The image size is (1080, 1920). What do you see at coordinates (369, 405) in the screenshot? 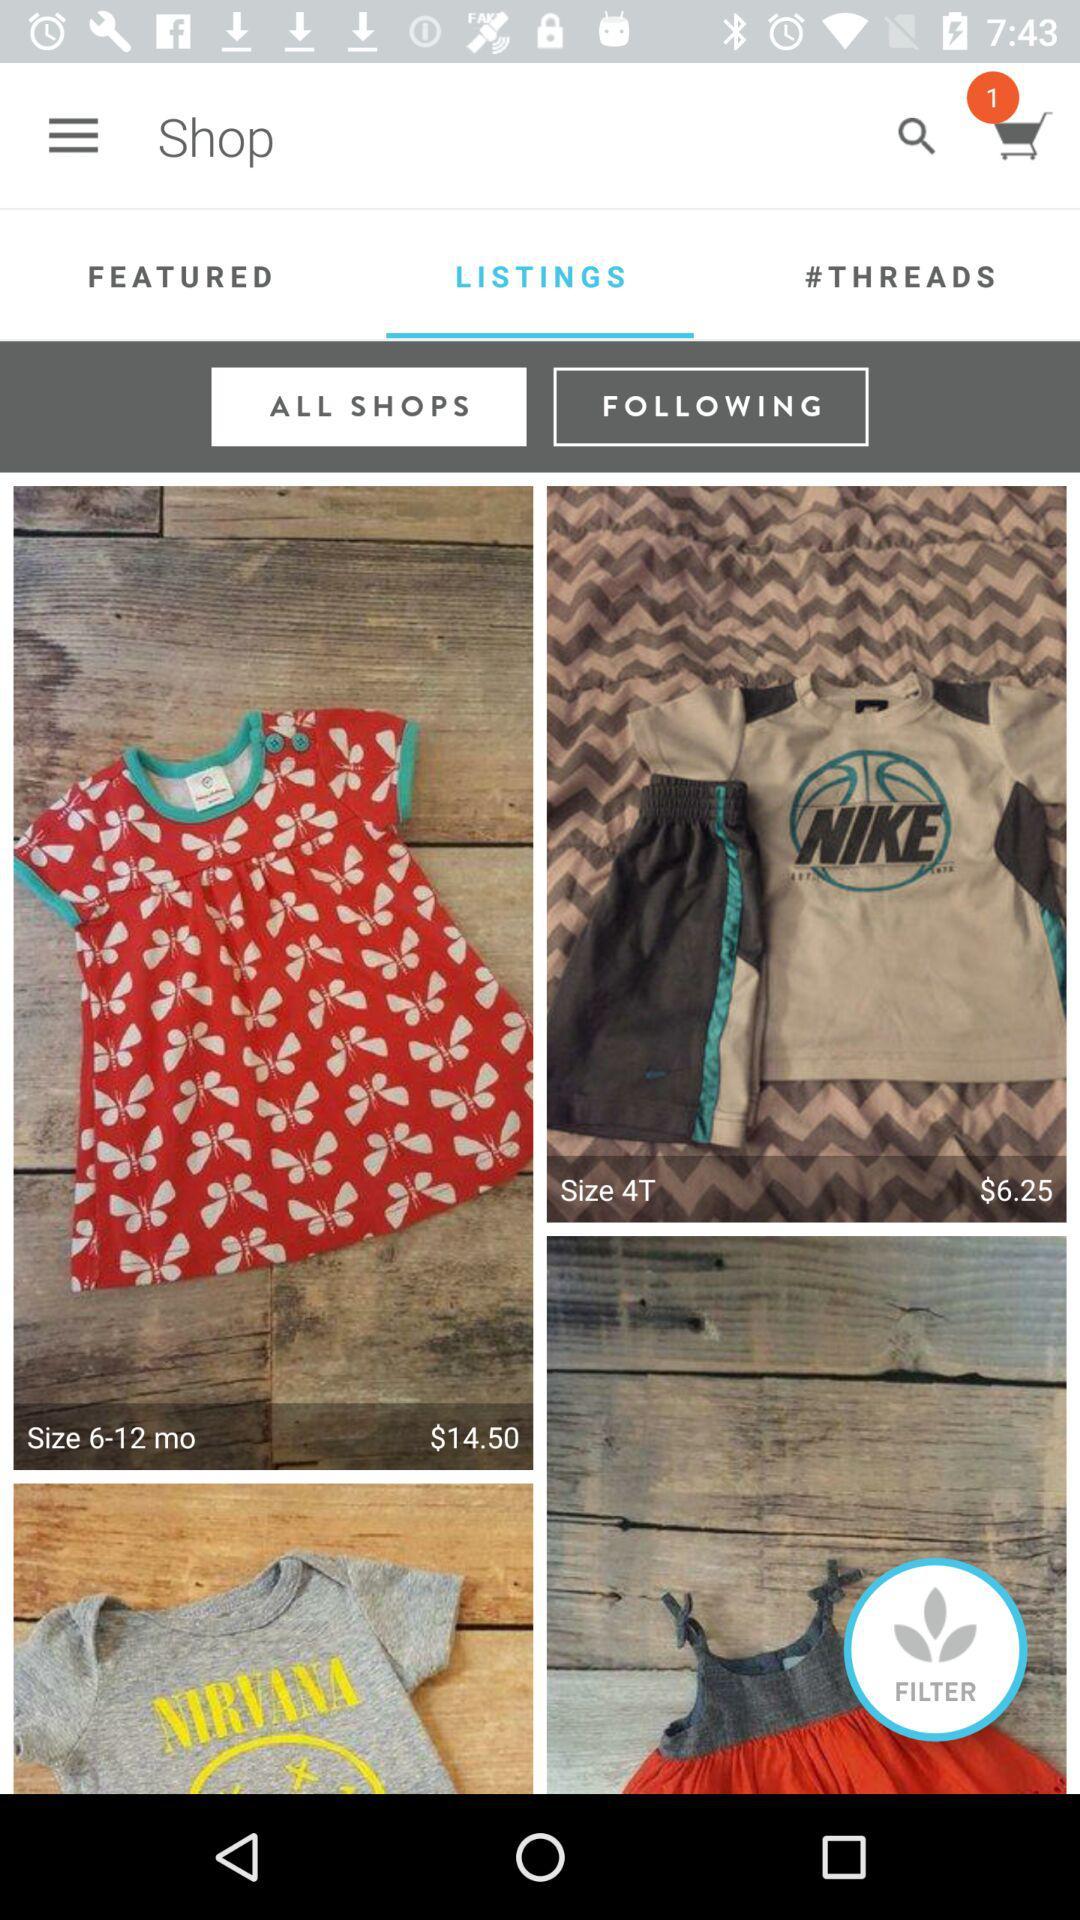
I see `the item to the left of following item` at bounding box center [369, 405].